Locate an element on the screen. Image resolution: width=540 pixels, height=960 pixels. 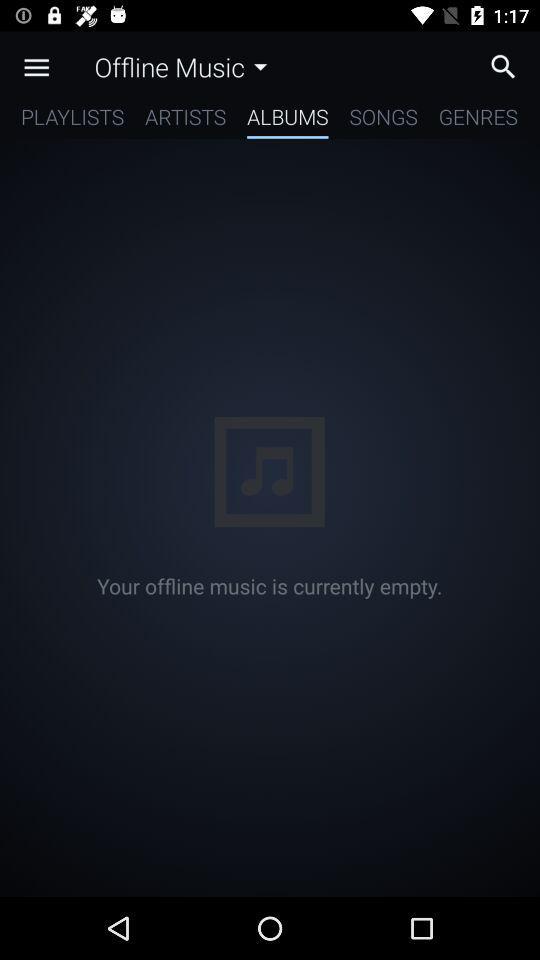
item to the left of albums app is located at coordinates (185, 120).